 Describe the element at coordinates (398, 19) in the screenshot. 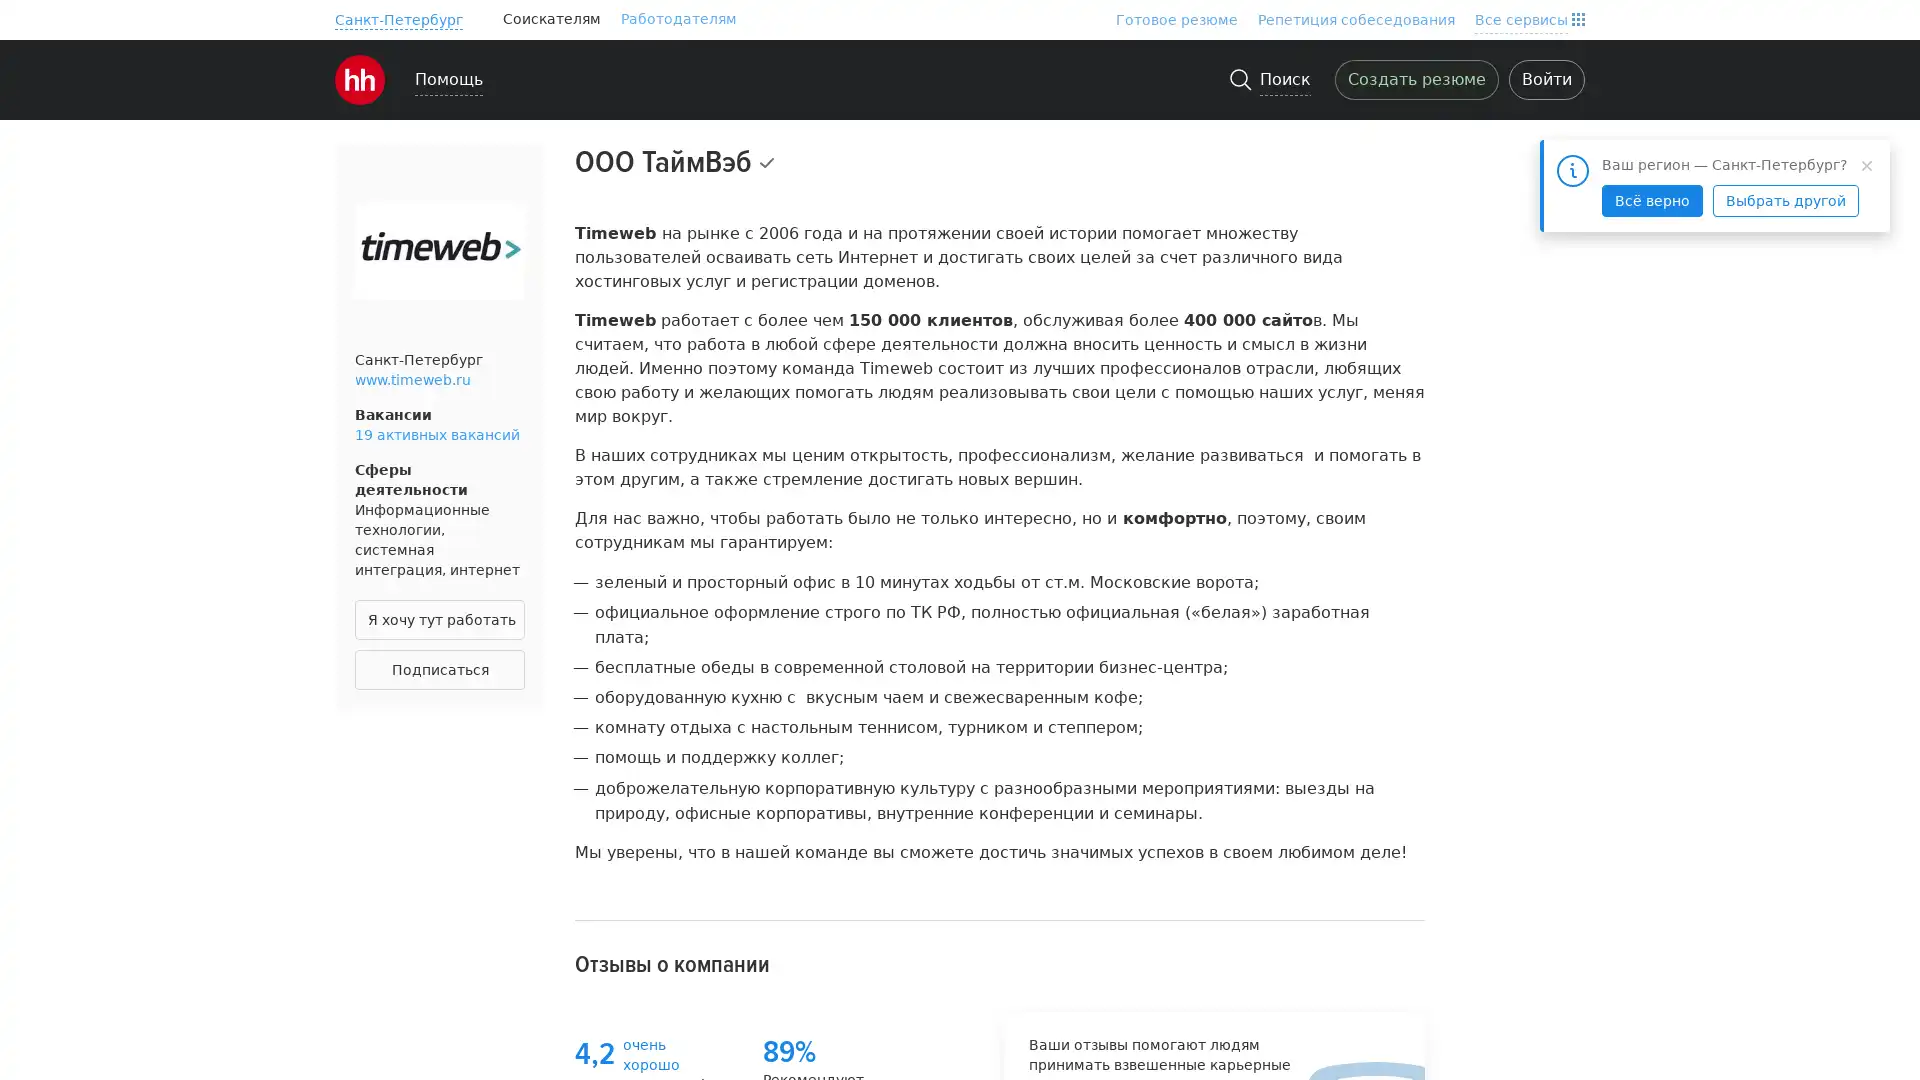

I see `-` at that location.